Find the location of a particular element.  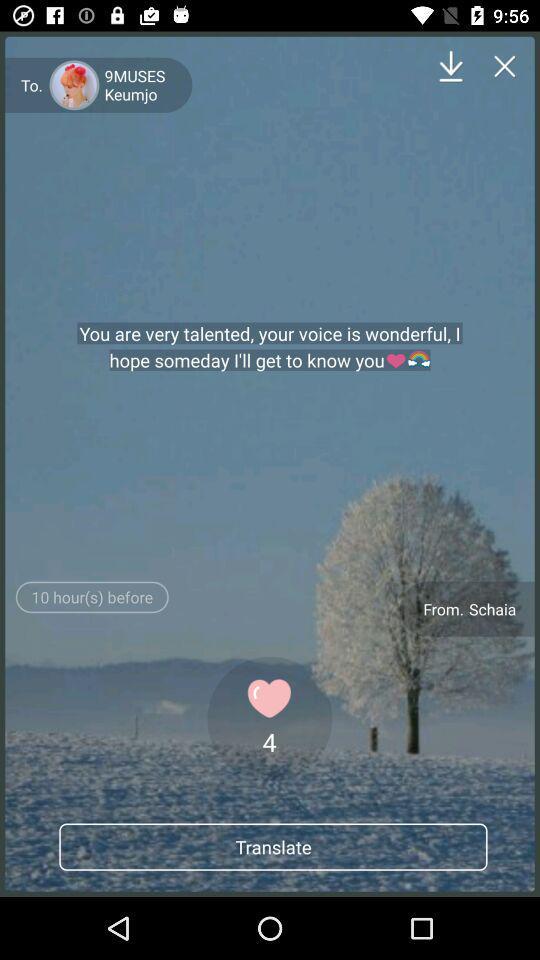

download content is located at coordinates (451, 66).